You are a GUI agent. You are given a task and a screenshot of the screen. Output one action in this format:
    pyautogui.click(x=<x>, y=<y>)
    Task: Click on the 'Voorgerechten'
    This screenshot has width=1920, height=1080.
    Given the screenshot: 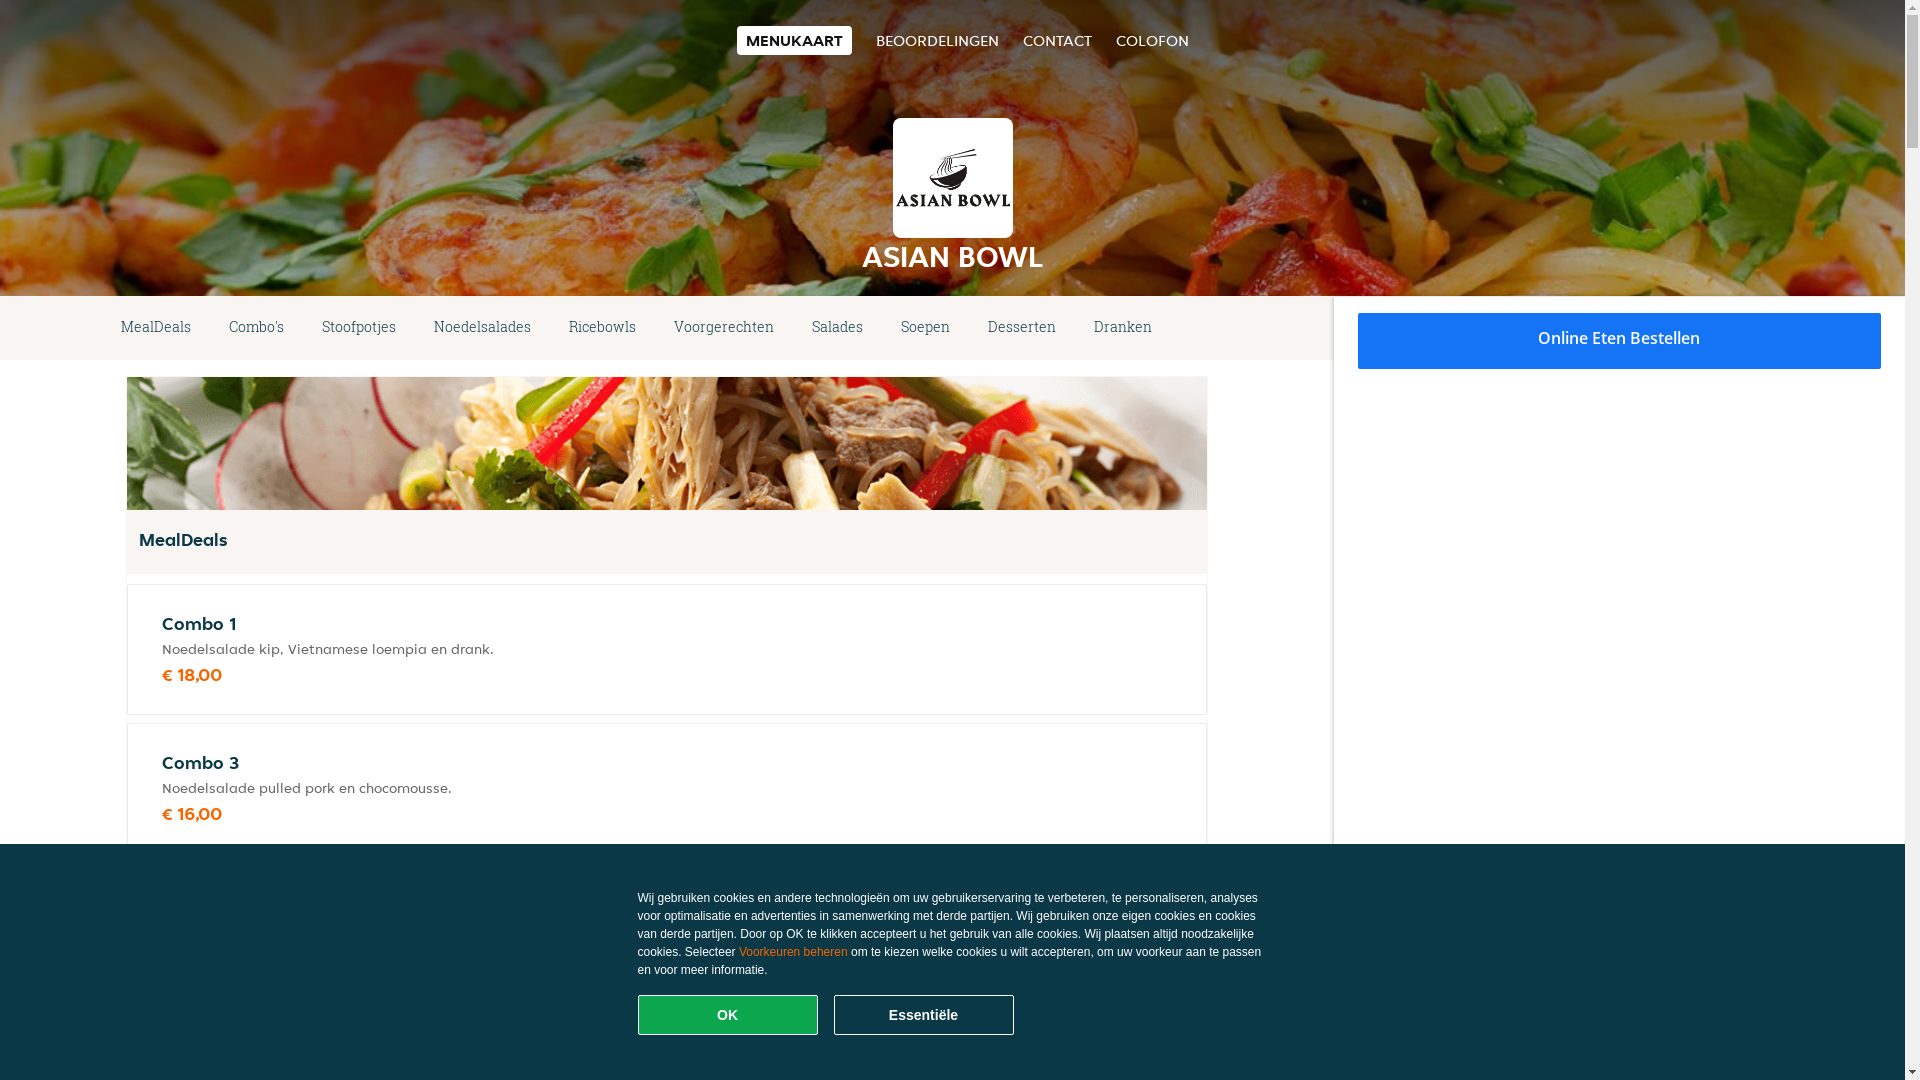 What is the action you would take?
    pyautogui.click(x=723, y=326)
    